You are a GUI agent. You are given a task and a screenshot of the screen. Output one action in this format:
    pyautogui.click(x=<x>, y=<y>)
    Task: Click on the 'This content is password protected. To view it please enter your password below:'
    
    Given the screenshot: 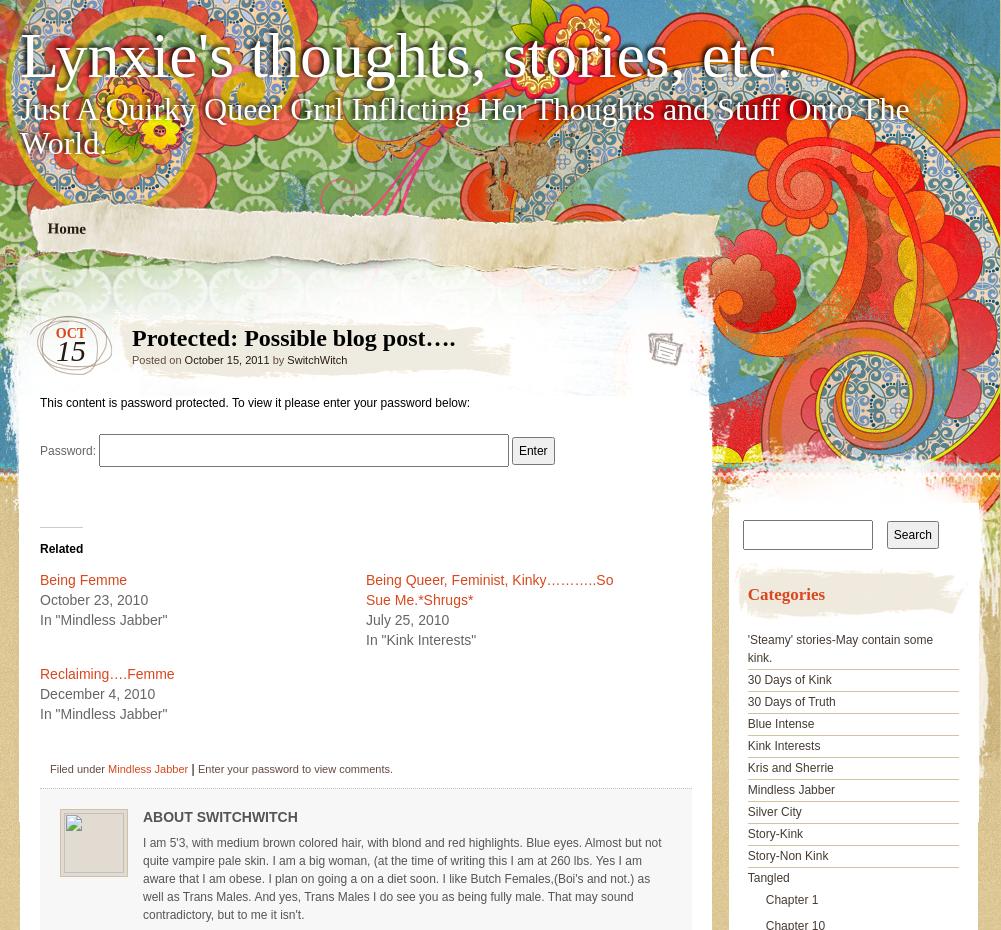 What is the action you would take?
    pyautogui.click(x=253, y=402)
    